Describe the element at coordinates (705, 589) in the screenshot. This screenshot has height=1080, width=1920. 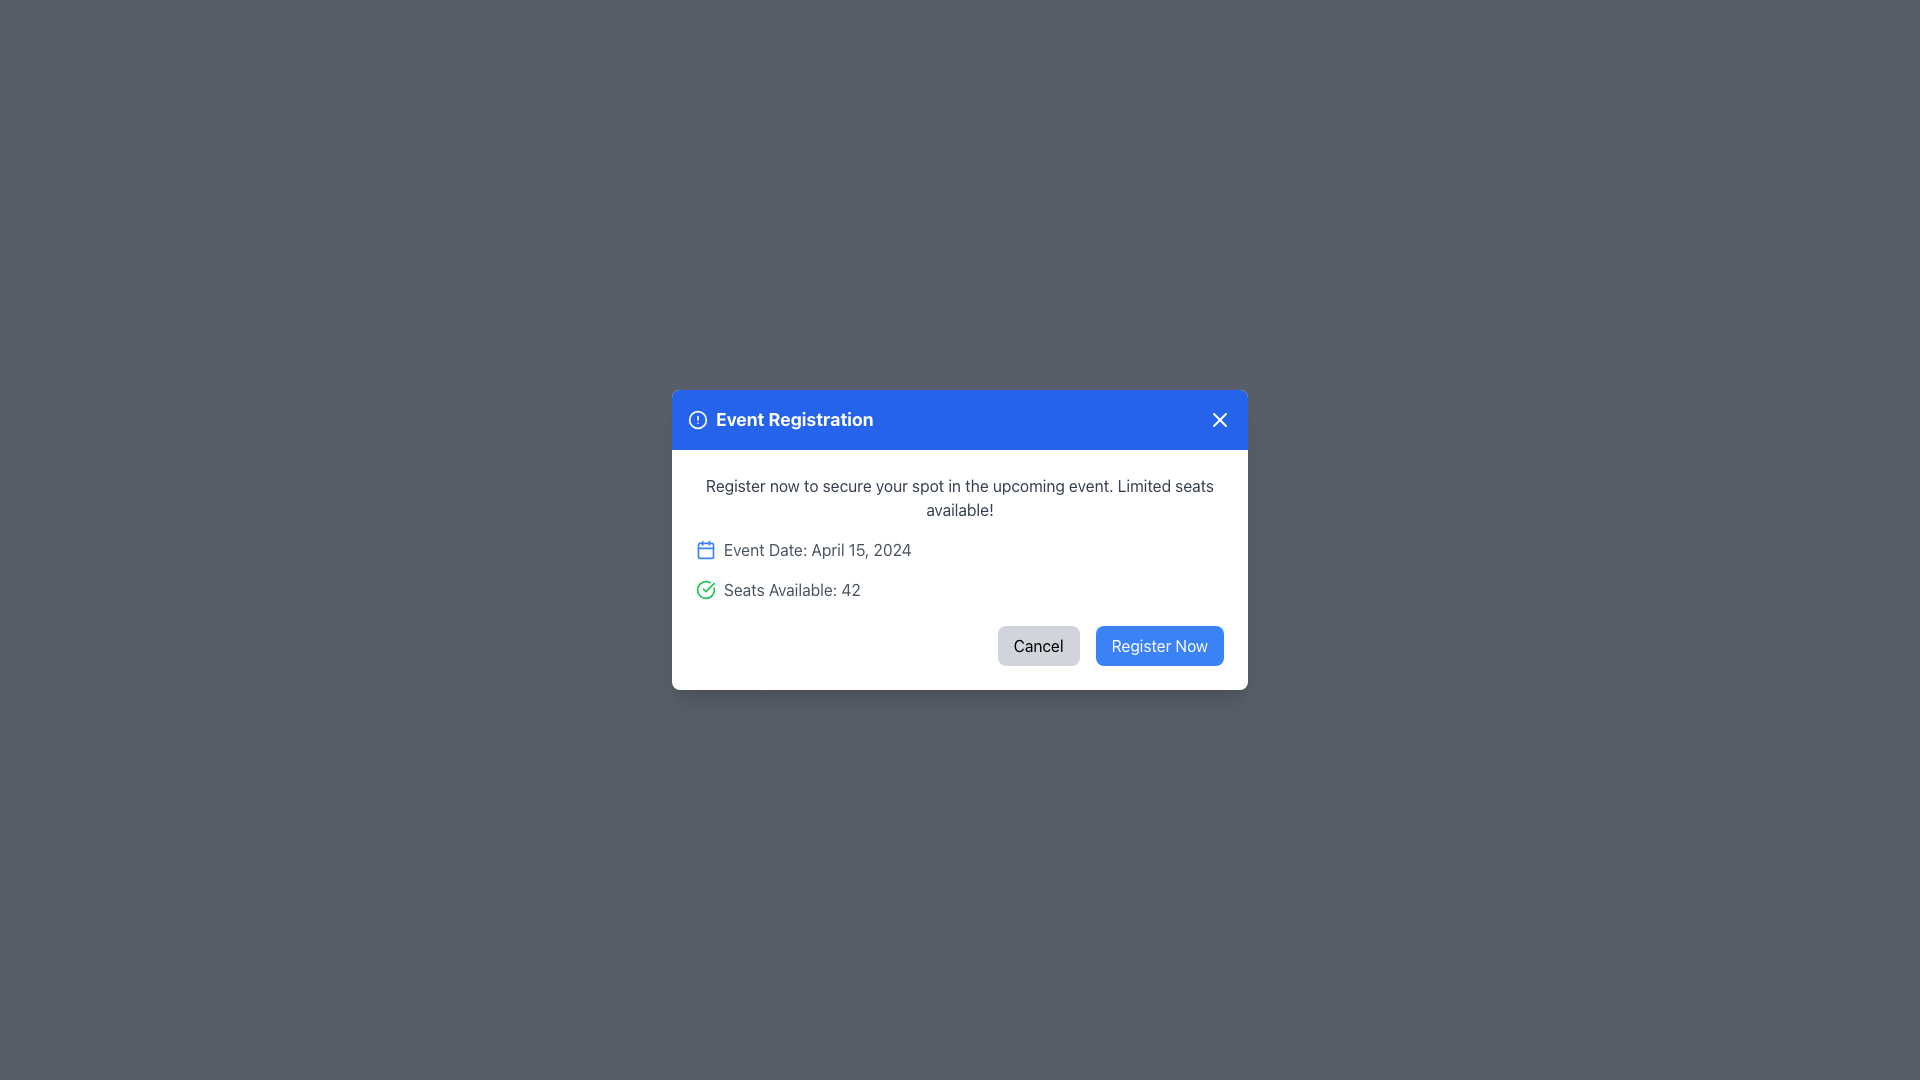
I see `the circular green icon with a white checkmark, which is positioned immediately to the left of the text 'Seats Available: 42'` at that location.